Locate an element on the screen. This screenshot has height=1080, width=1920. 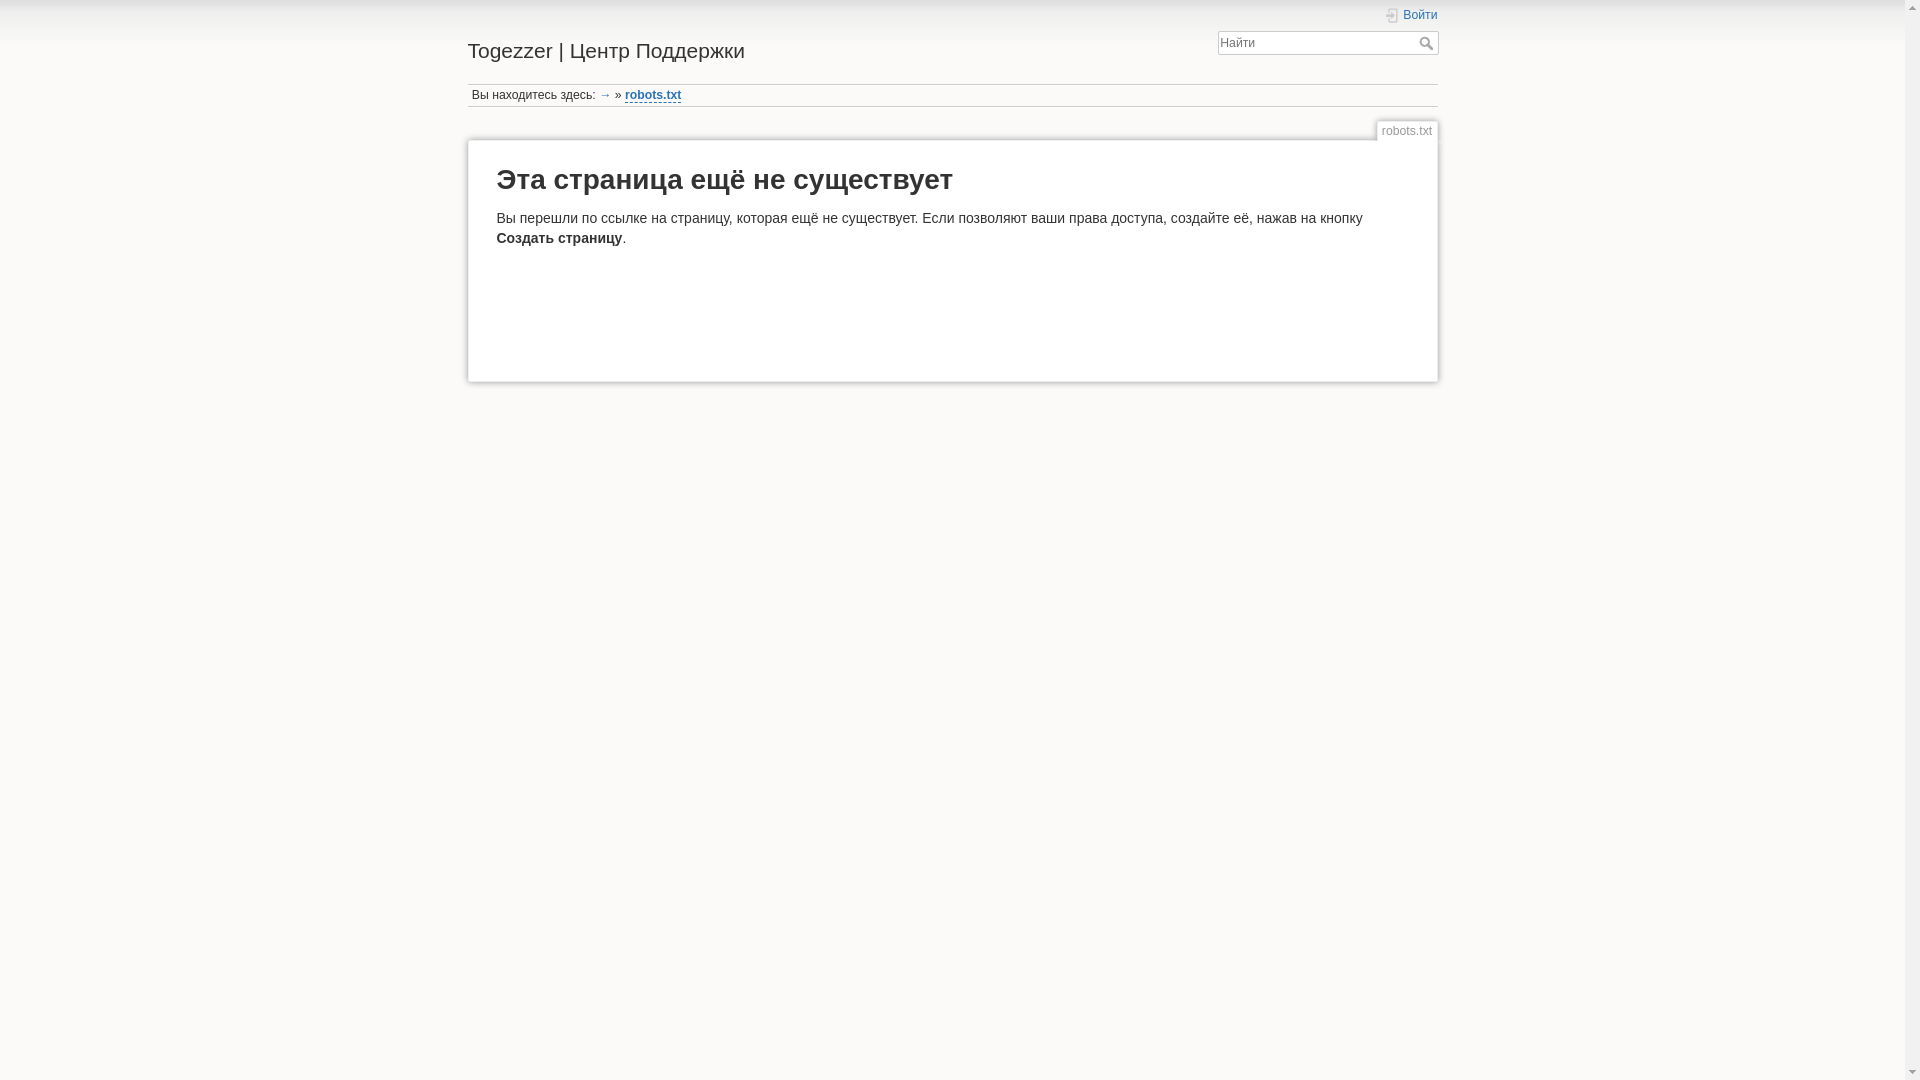
'[F]' is located at coordinates (1217, 43).